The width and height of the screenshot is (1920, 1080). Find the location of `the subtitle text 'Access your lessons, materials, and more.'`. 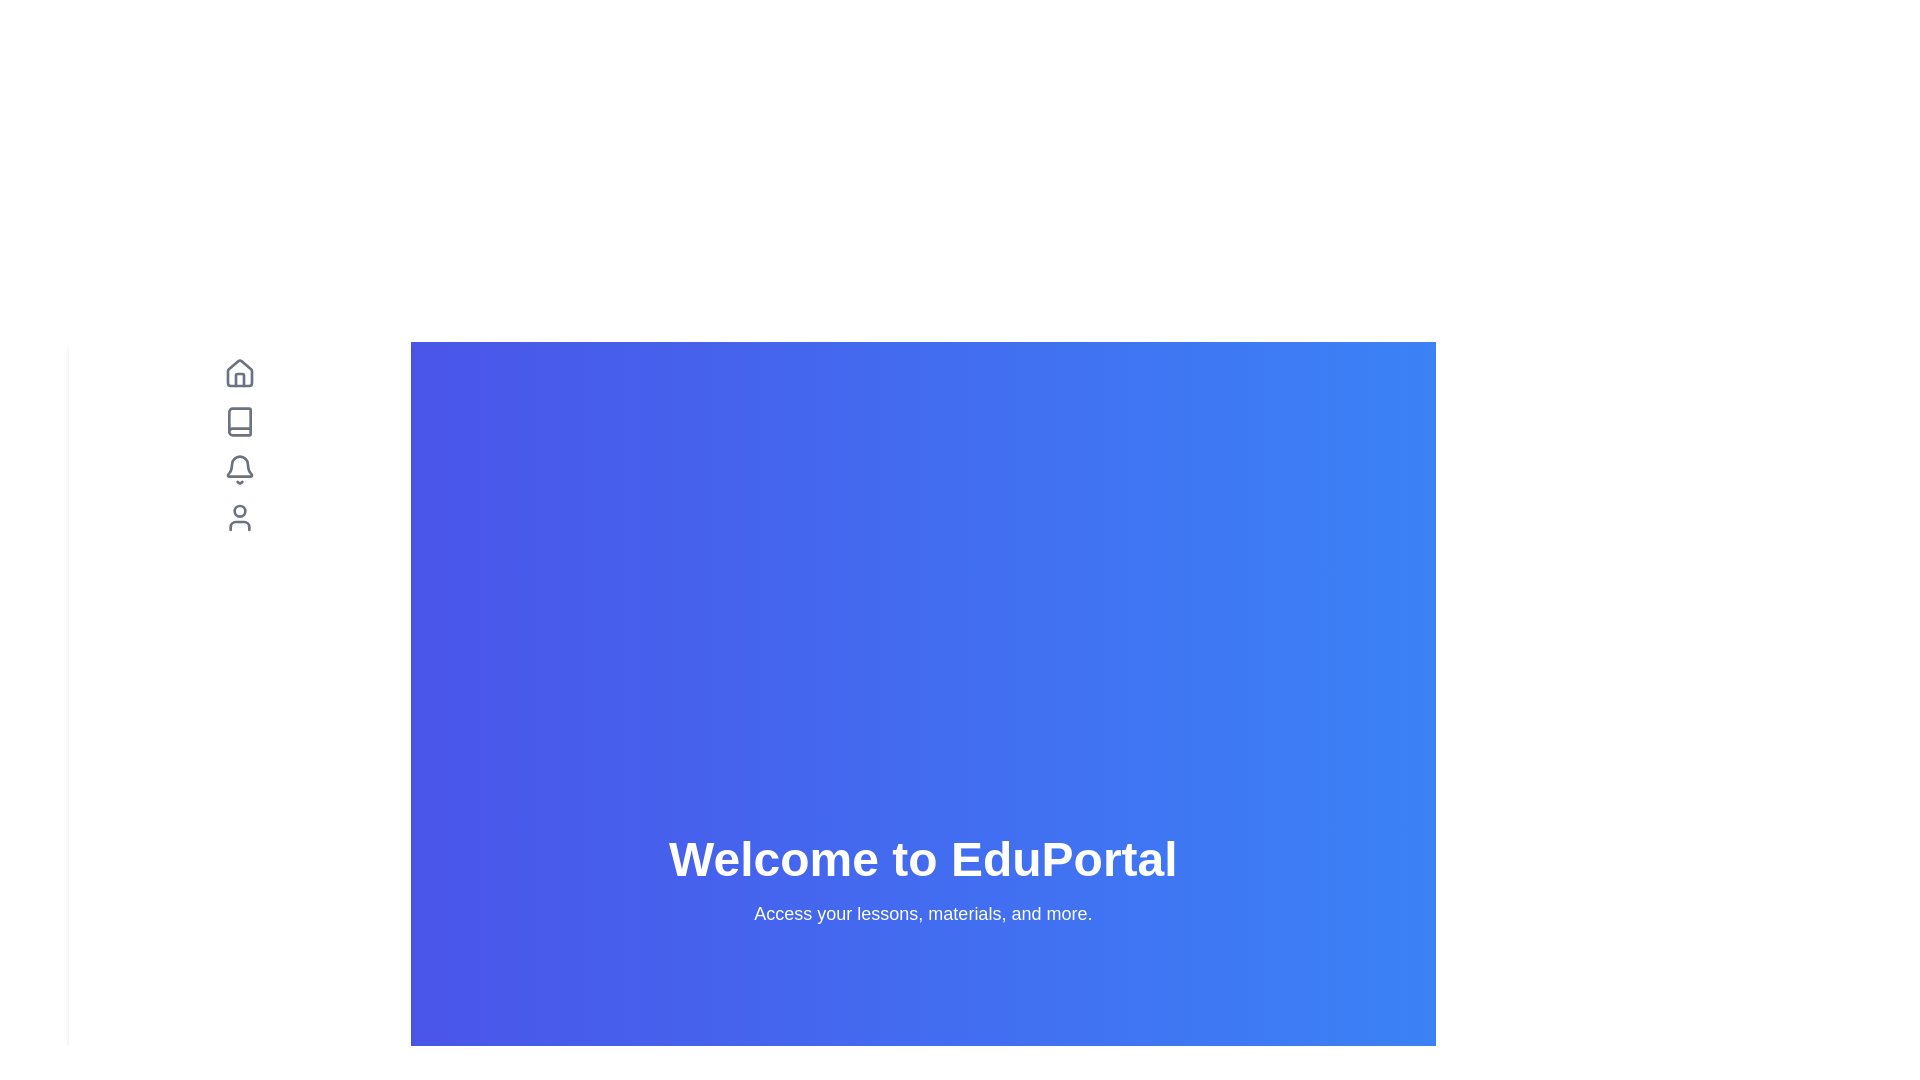

the subtitle text 'Access your lessons, materials, and more.' is located at coordinates (921, 914).